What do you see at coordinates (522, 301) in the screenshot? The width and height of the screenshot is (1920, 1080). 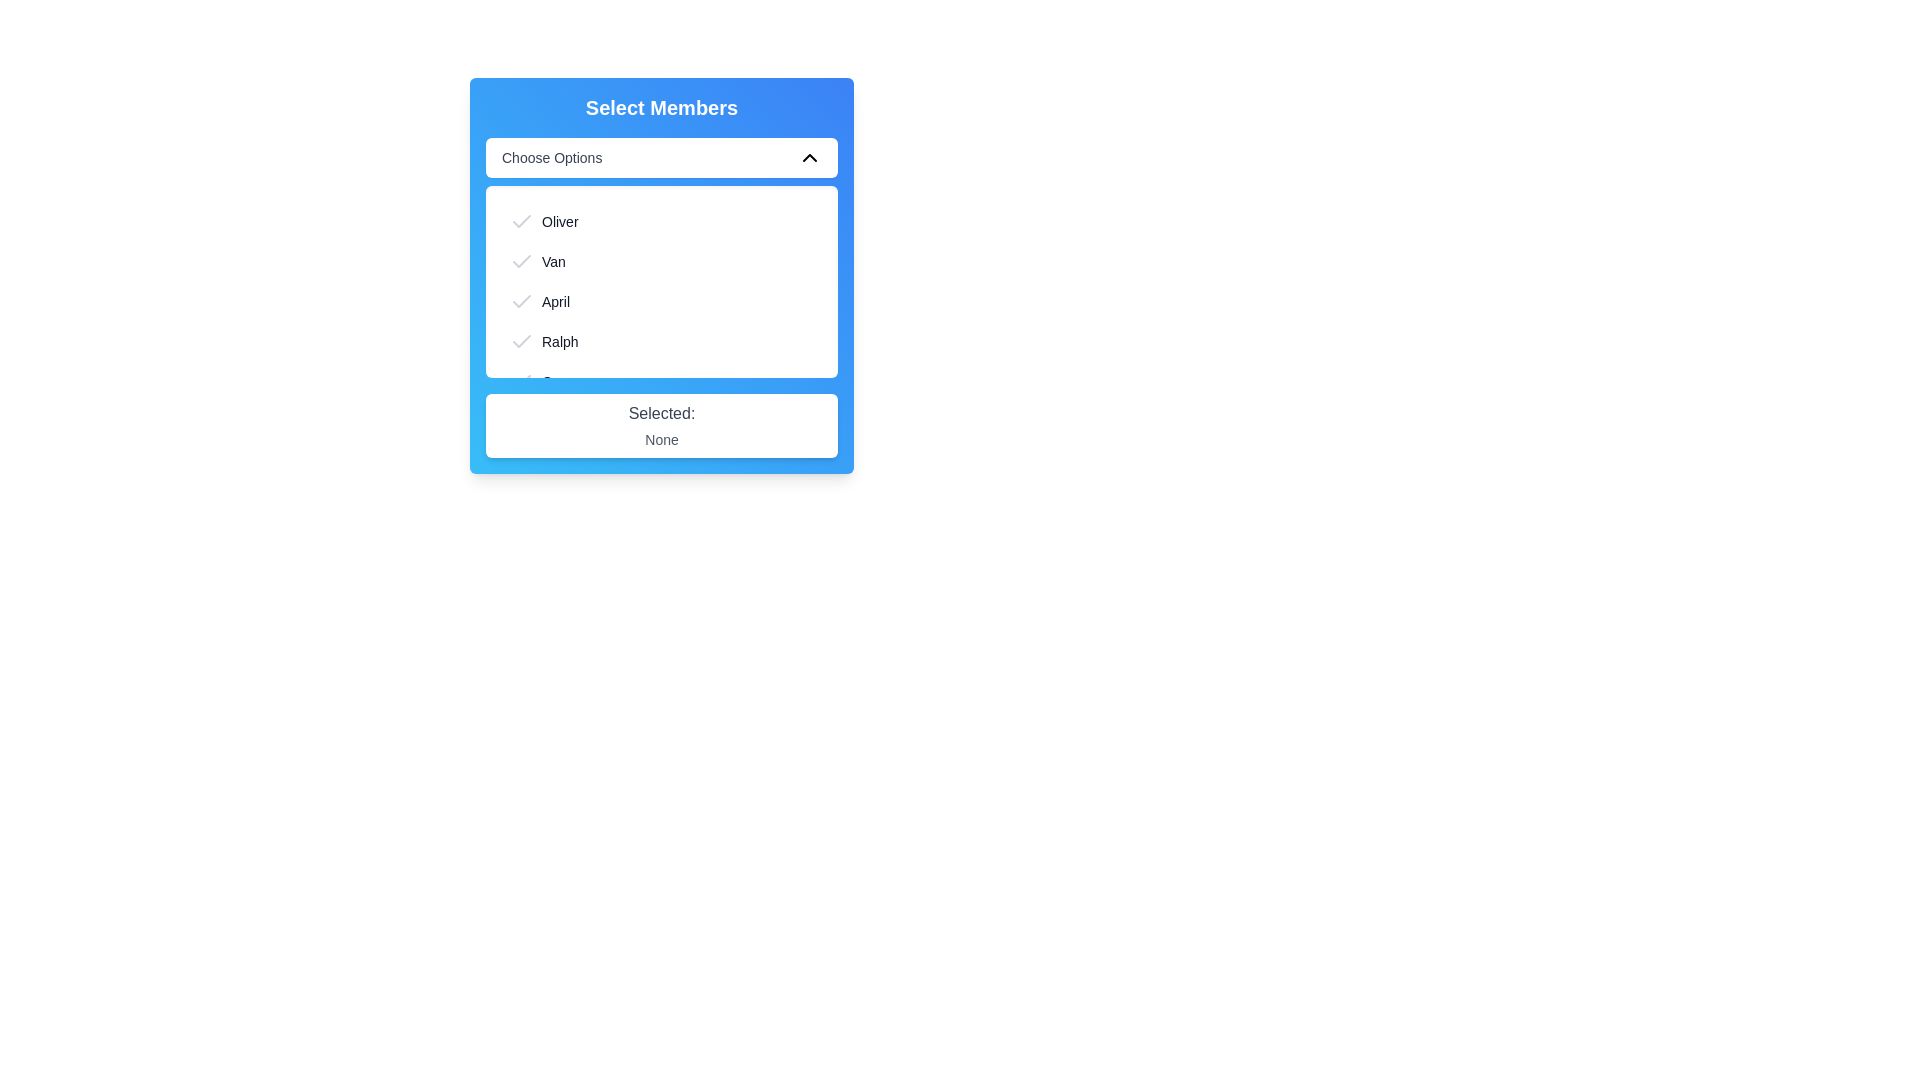 I see `the checkmark icon located to the left of the text 'April' in the dropdown menu` at bounding box center [522, 301].